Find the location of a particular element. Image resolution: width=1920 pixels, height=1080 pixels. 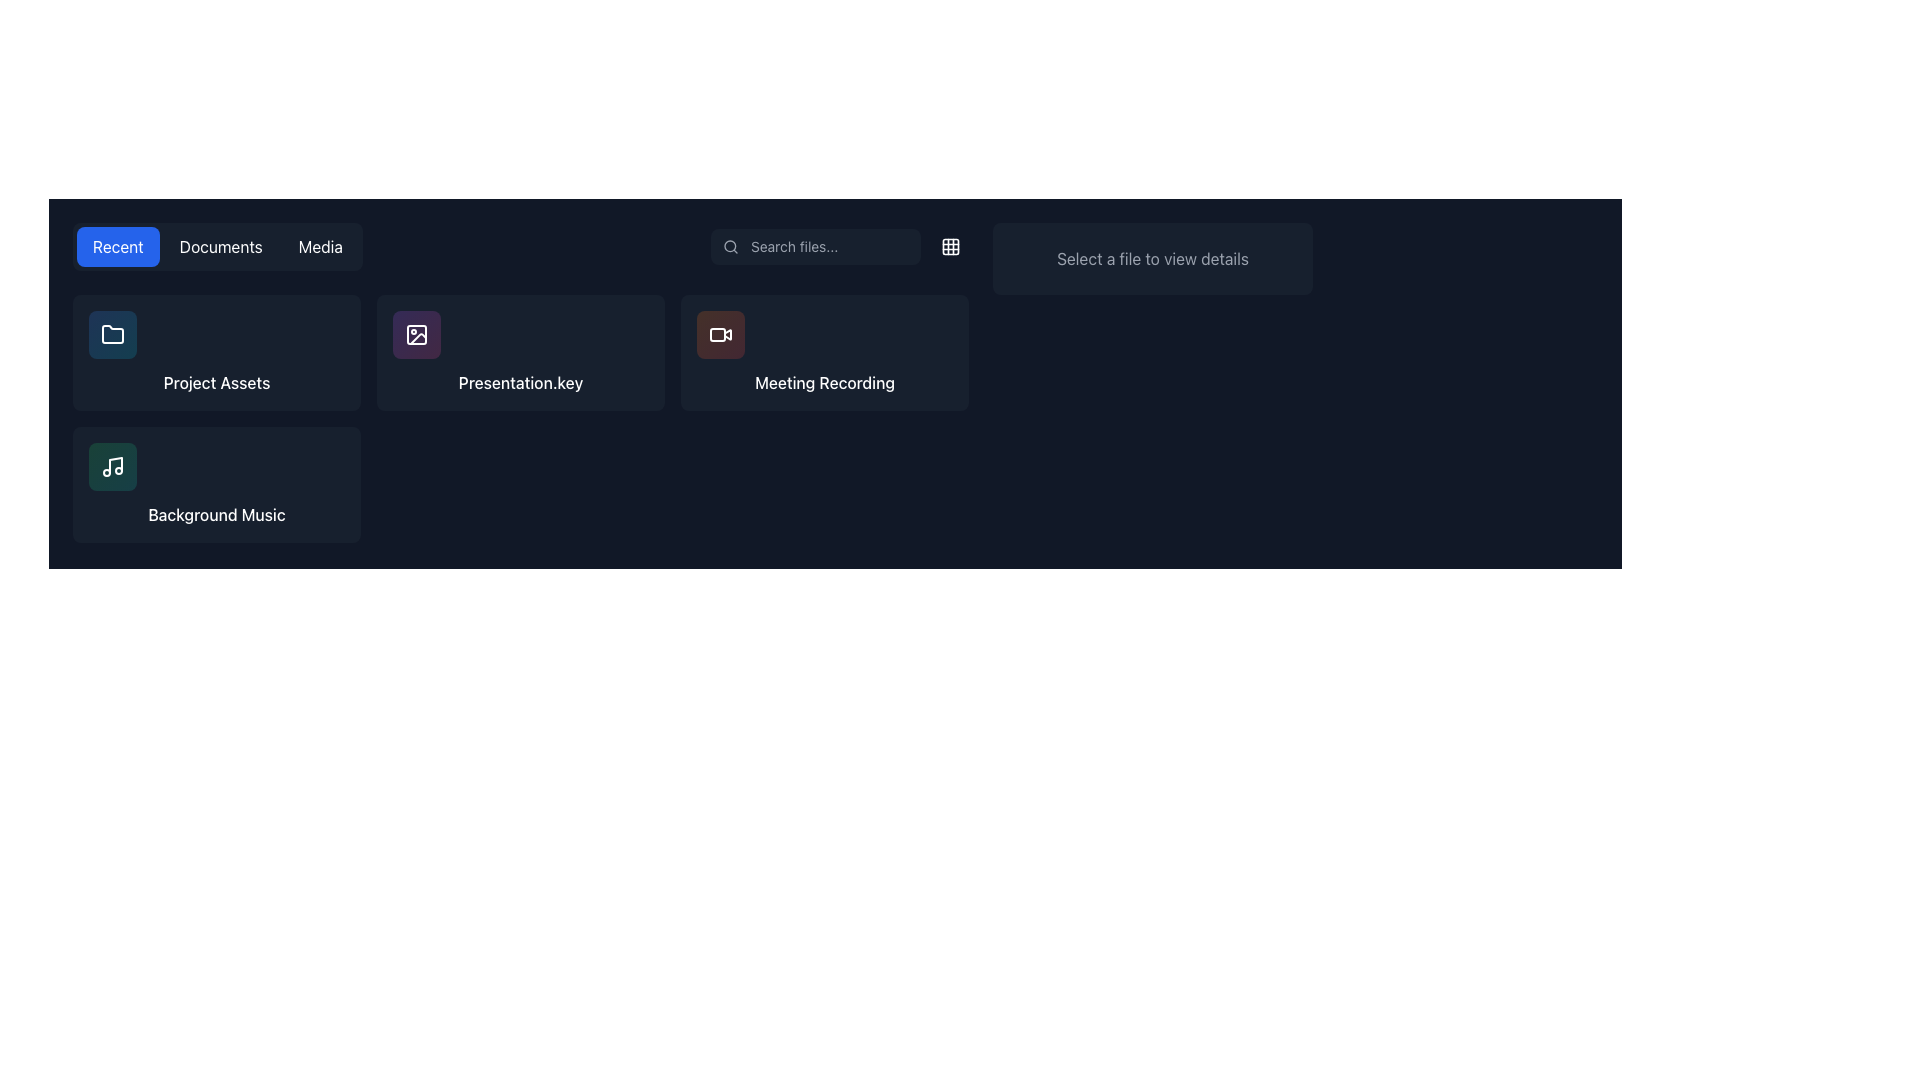

the 'Documents' tab within the navigation tab group is located at coordinates (217, 245).